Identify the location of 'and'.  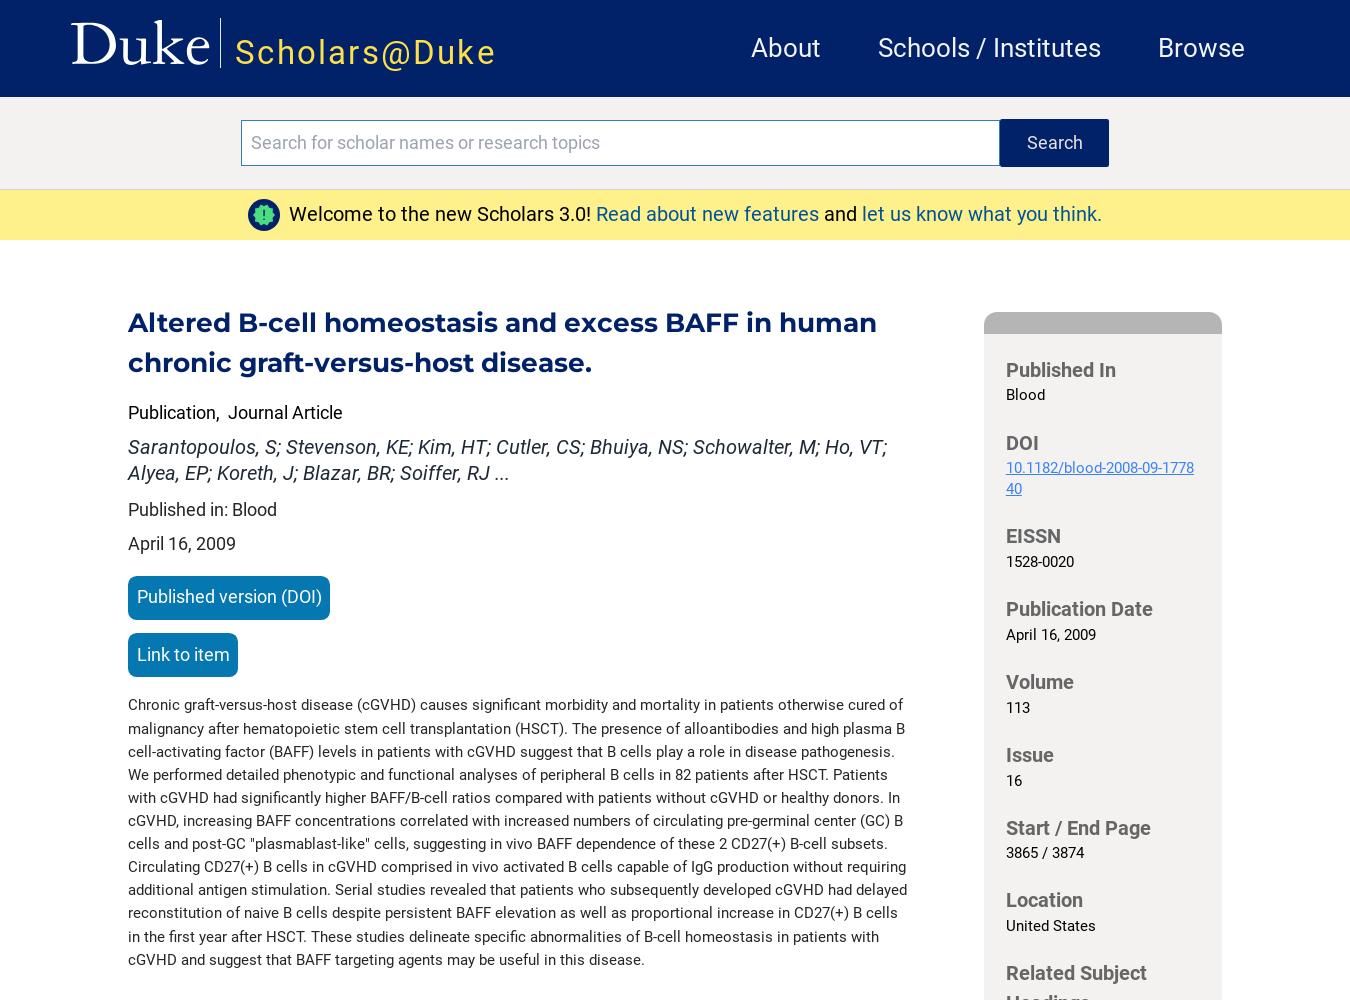
(824, 213).